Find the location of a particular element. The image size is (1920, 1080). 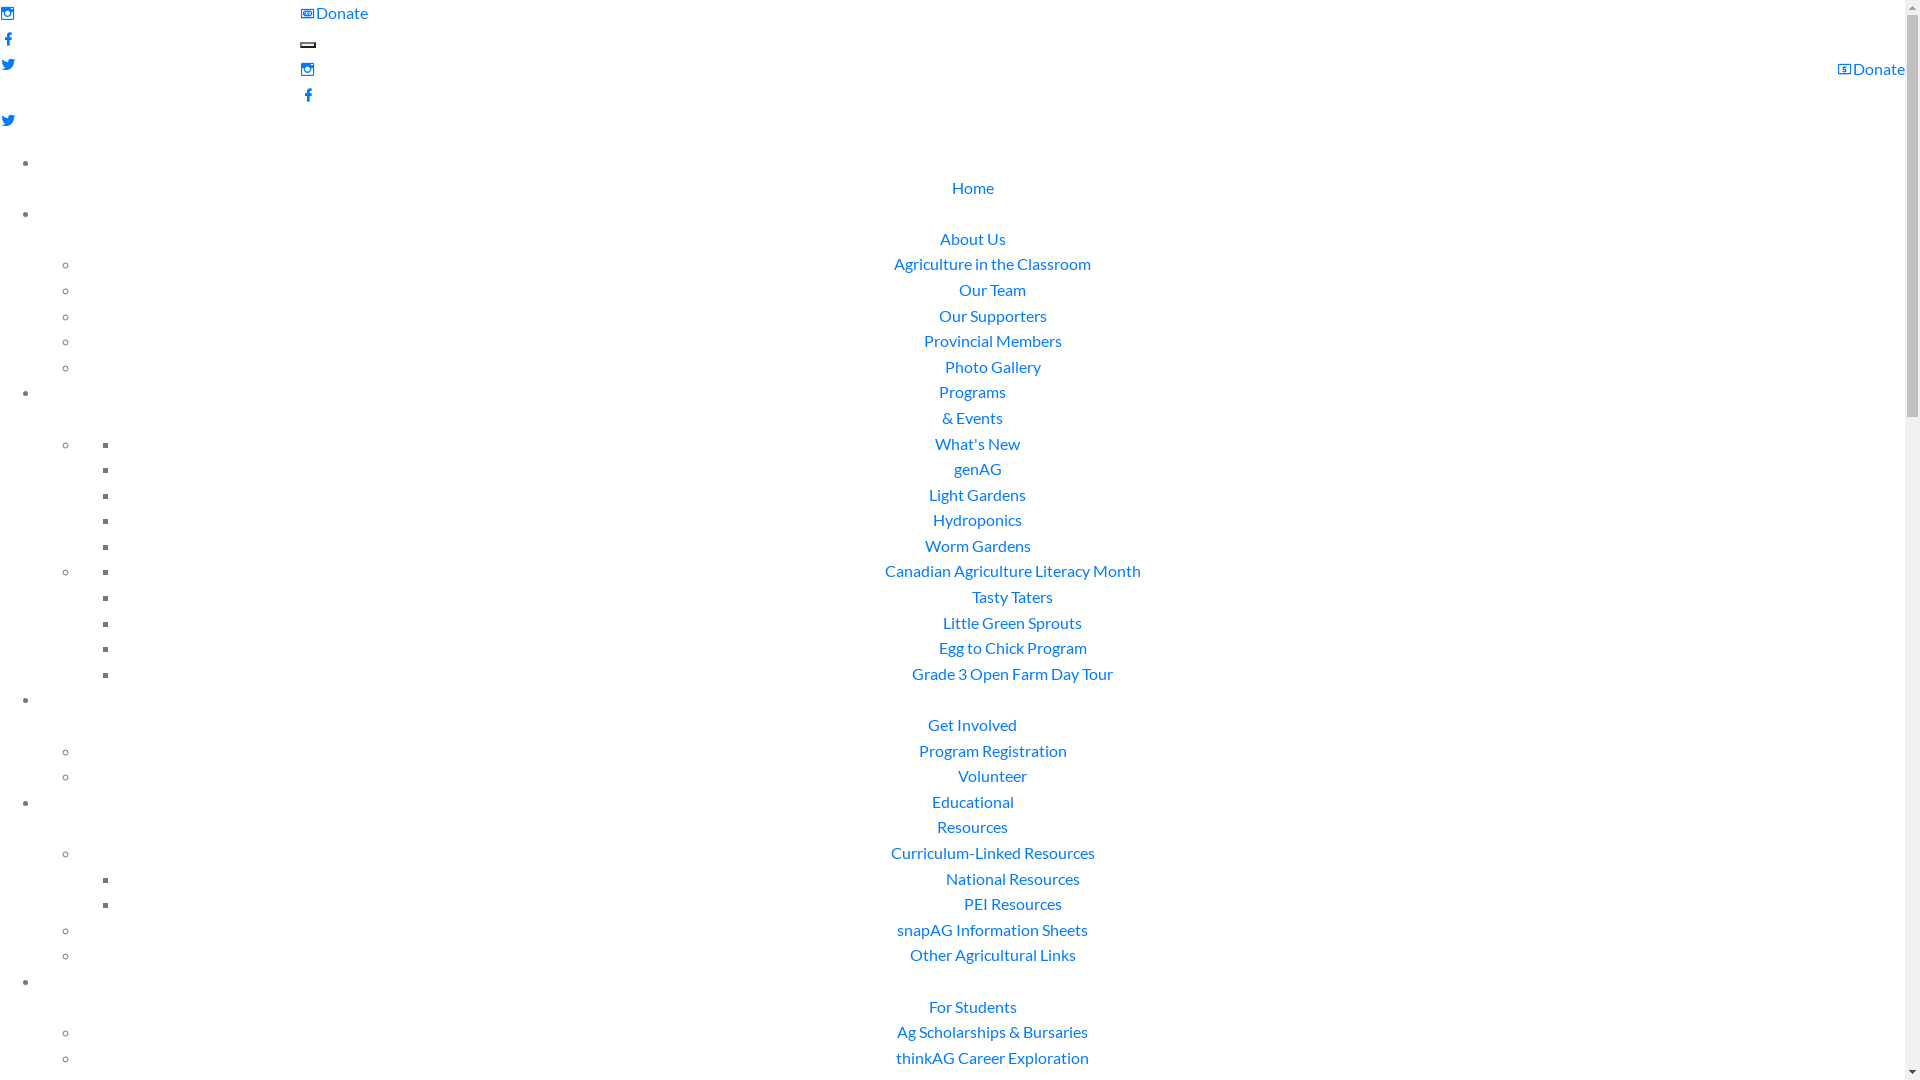

'snapAG Information Sheets' is located at coordinates (992, 929).